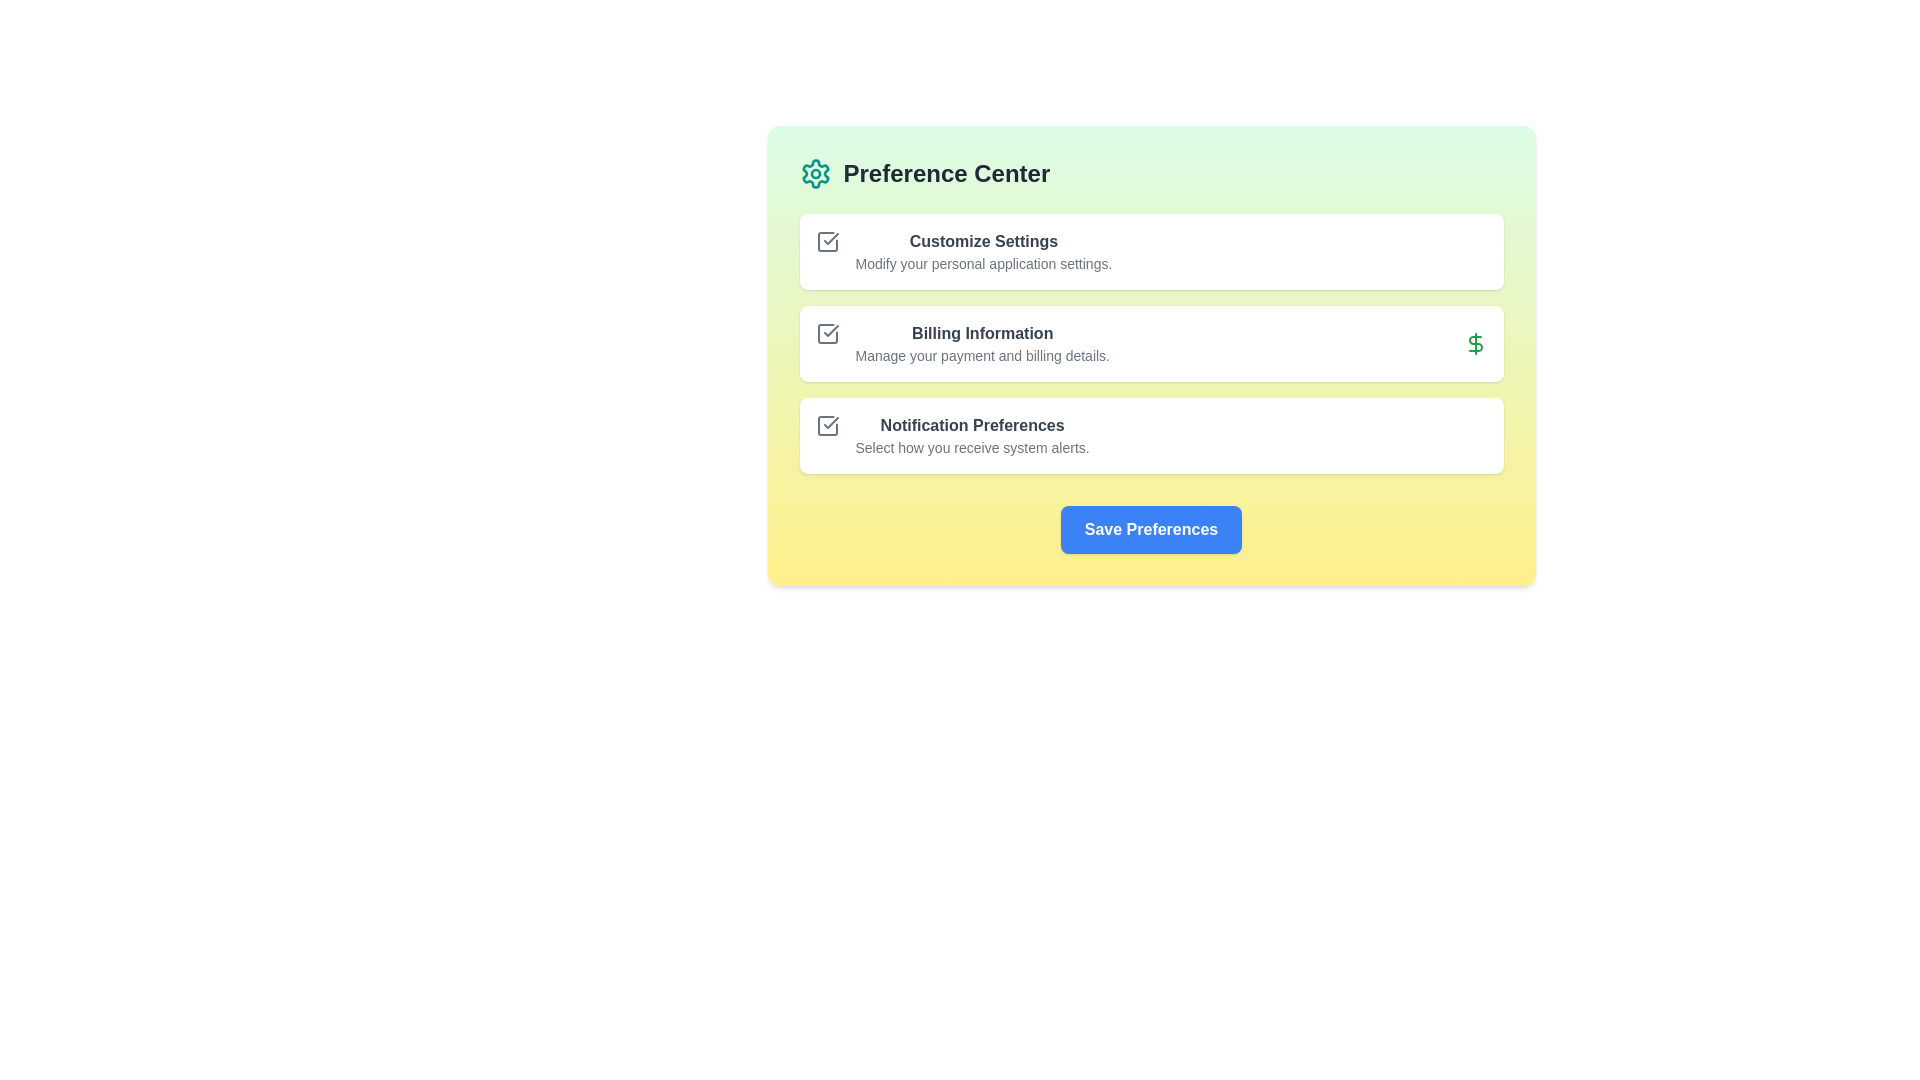  What do you see at coordinates (827, 424) in the screenshot?
I see `the decorative icon located to the left of the 'Notification Preferences' text option` at bounding box center [827, 424].